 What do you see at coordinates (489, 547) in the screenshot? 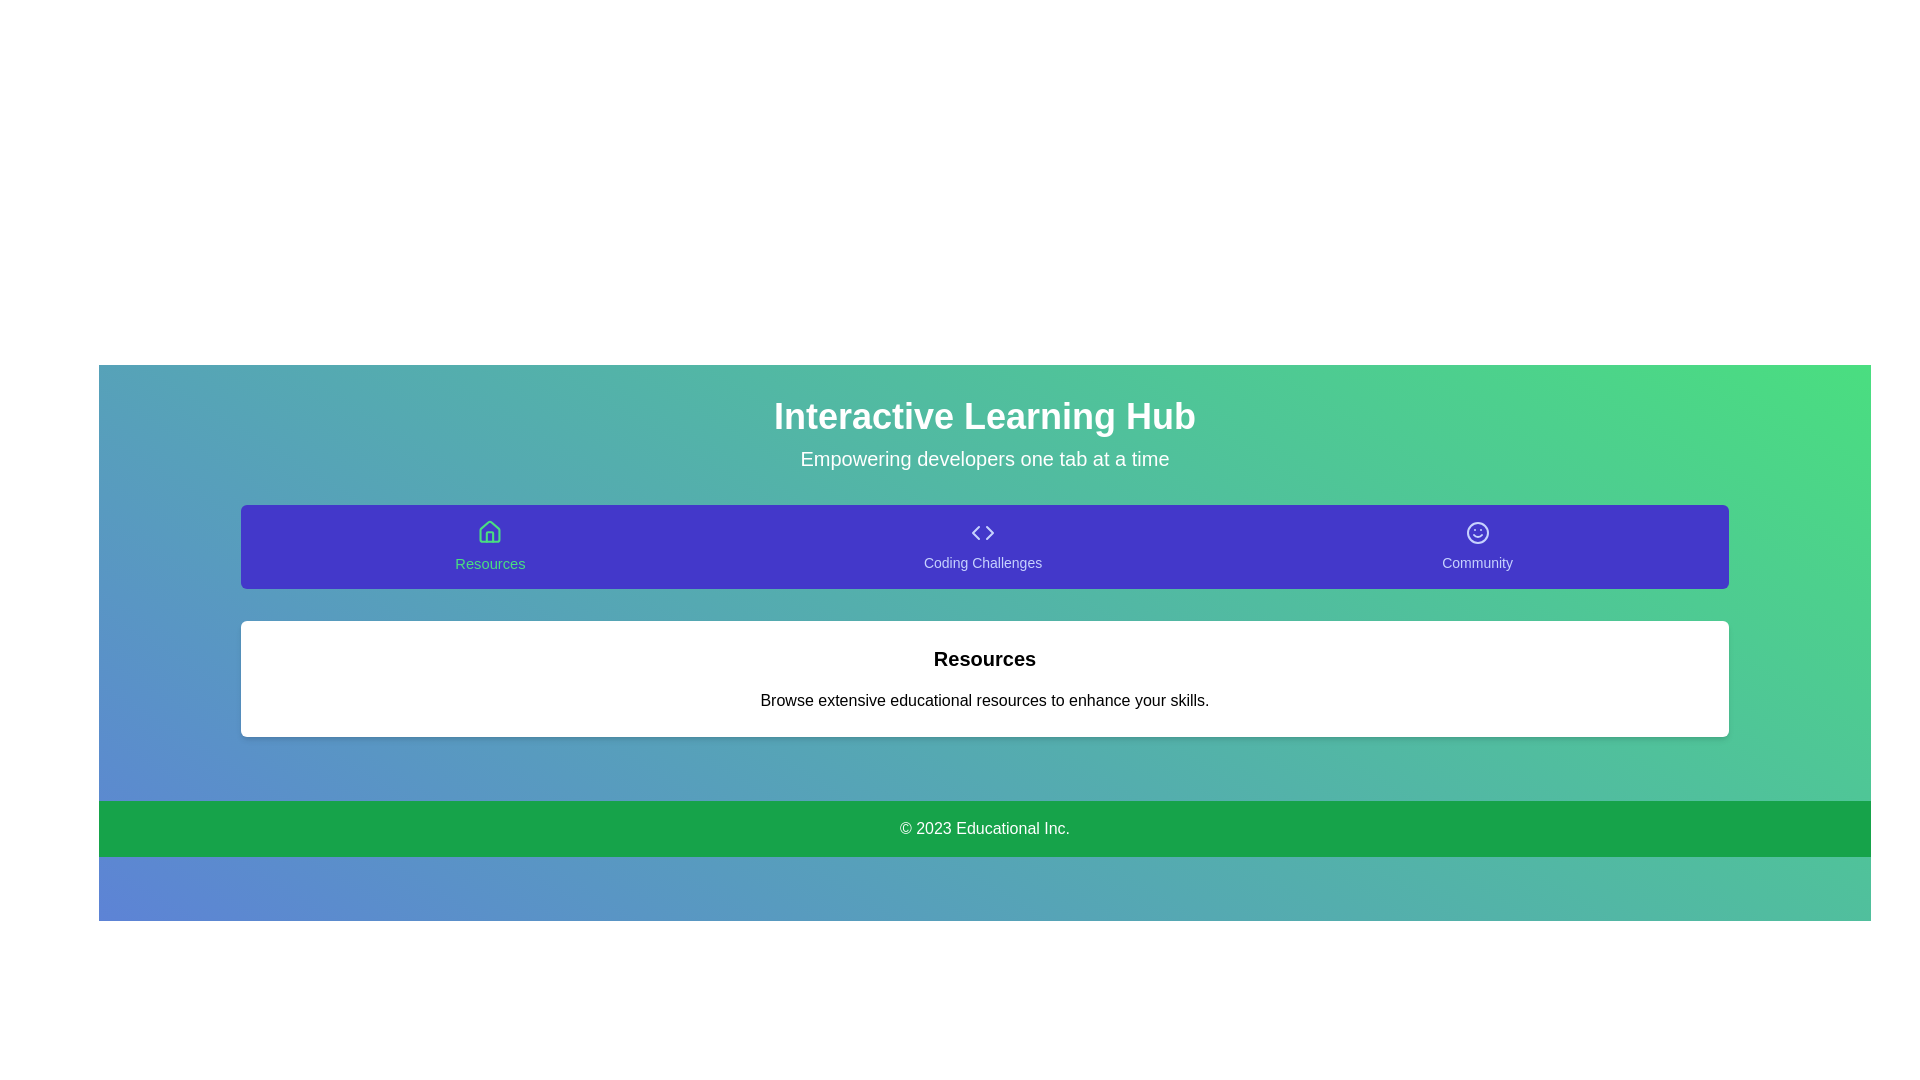
I see `the tab labeled Resources` at bounding box center [489, 547].